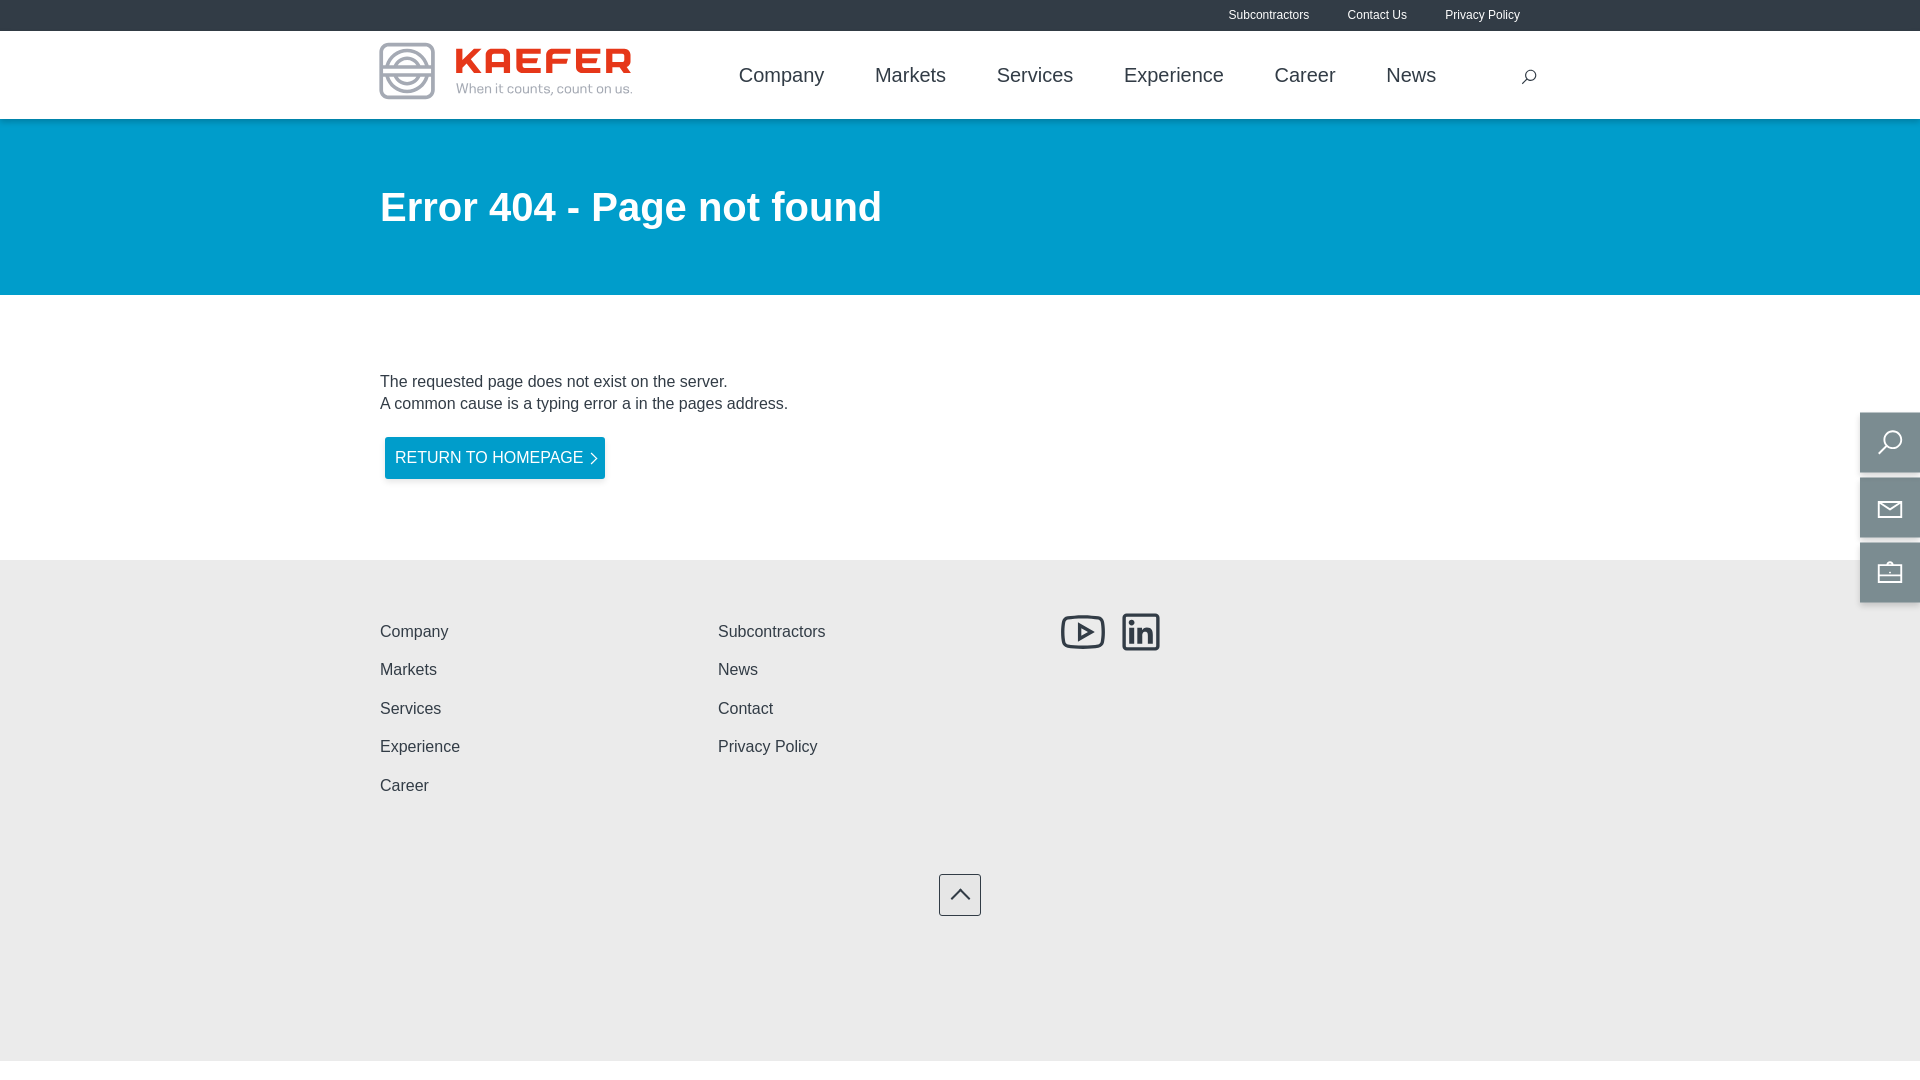 The width and height of the screenshot is (1920, 1080). Describe the element at coordinates (767, 747) in the screenshot. I see `'Privacy Policy'` at that location.